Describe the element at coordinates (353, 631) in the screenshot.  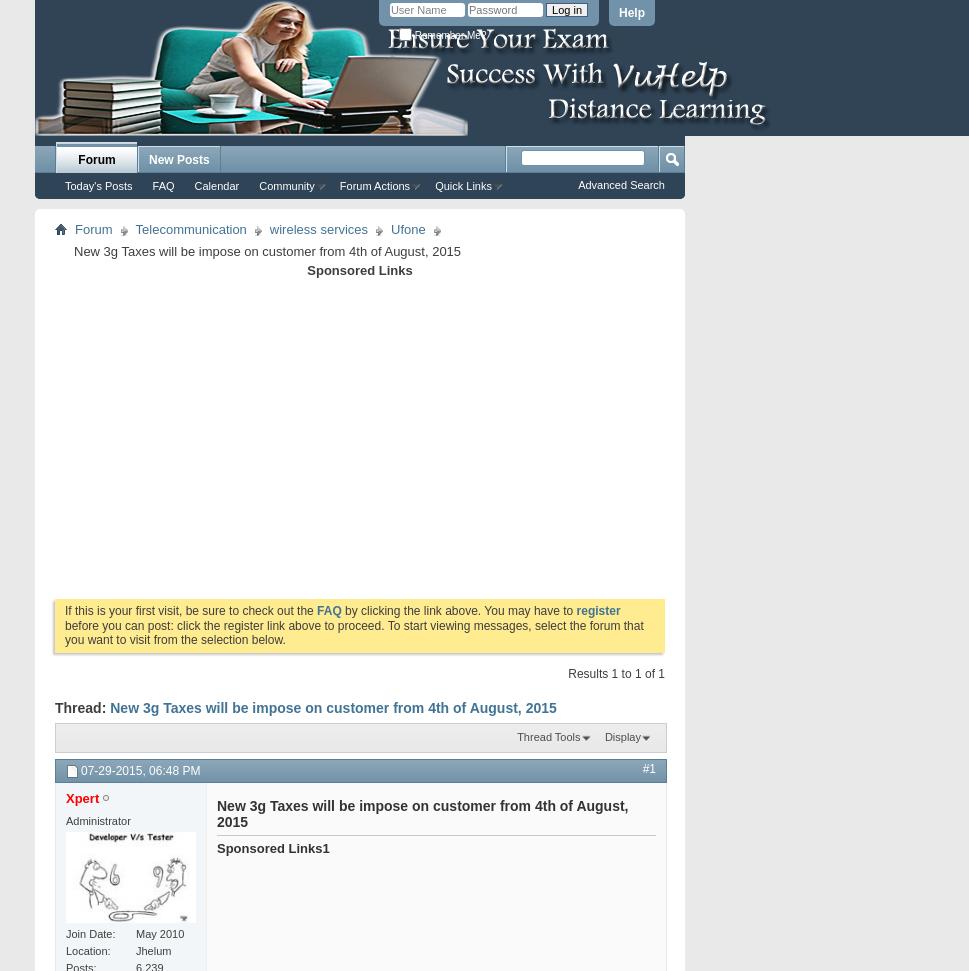
I see `'before you can post: click the register link above to proceed. To start viewing messages,
		select the forum that you want to visit from the selection below.'` at that location.